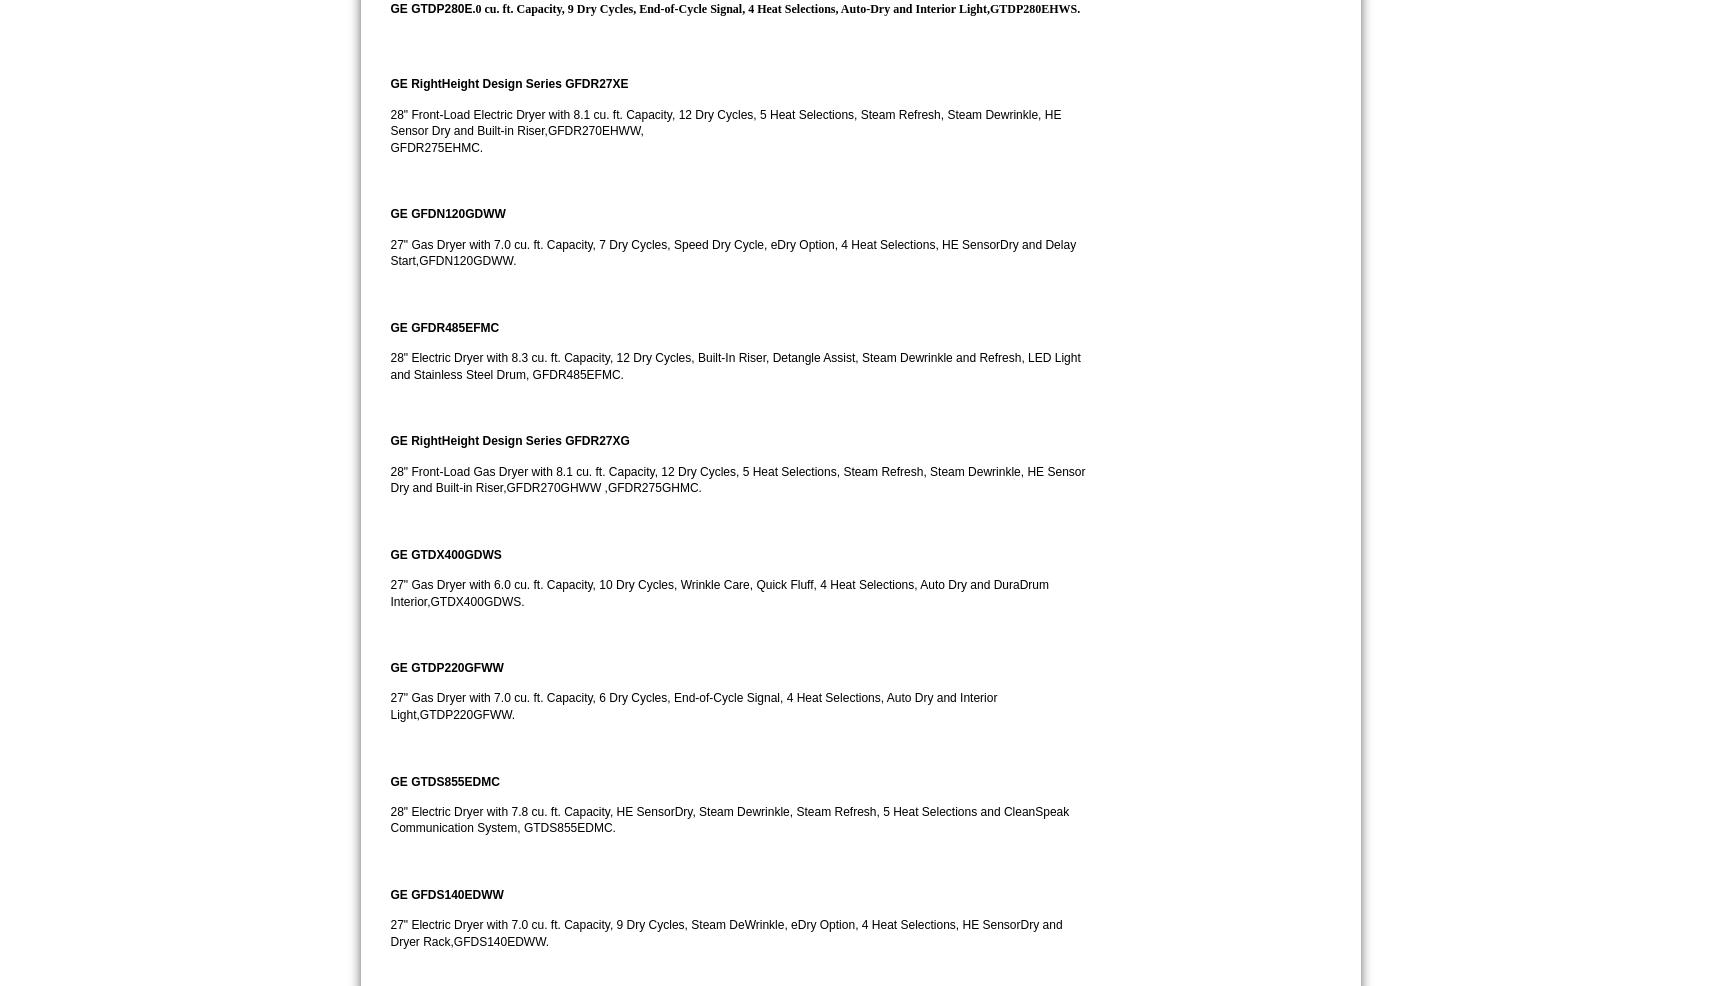 This screenshot has height=986, width=1721. Describe the element at coordinates (1280, 142) in the screenshot. I see `'92177'` at that location.